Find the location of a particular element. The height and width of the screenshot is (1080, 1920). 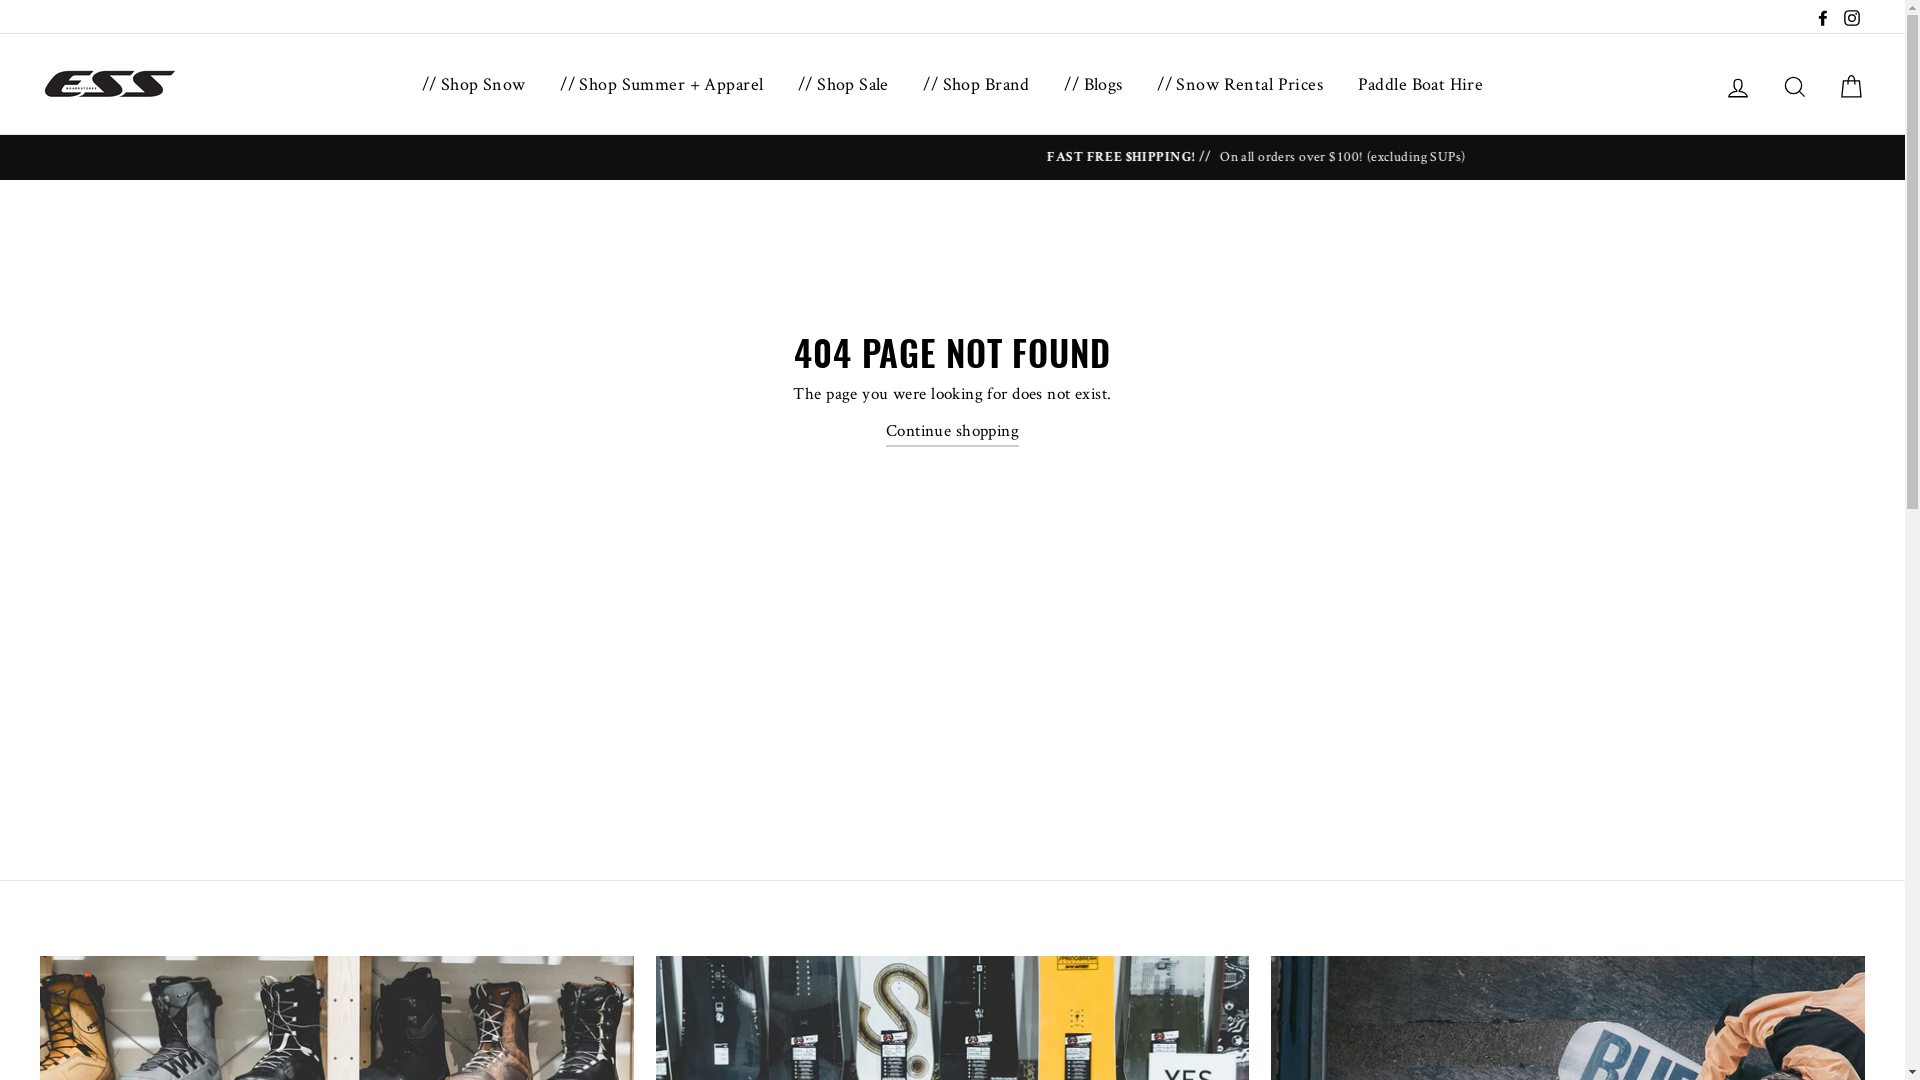

'Search' is located at coordinates (1795, 83).